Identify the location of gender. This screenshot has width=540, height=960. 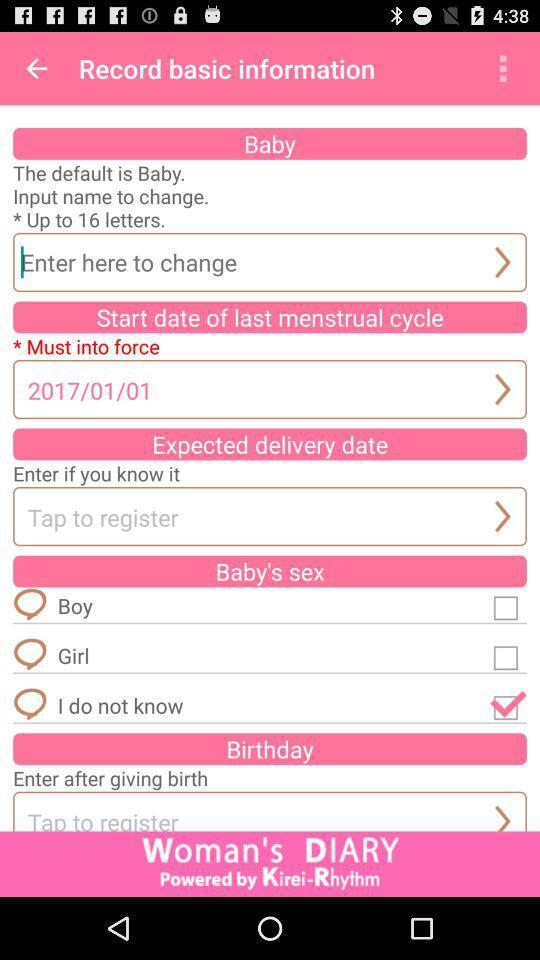
(508, 654).